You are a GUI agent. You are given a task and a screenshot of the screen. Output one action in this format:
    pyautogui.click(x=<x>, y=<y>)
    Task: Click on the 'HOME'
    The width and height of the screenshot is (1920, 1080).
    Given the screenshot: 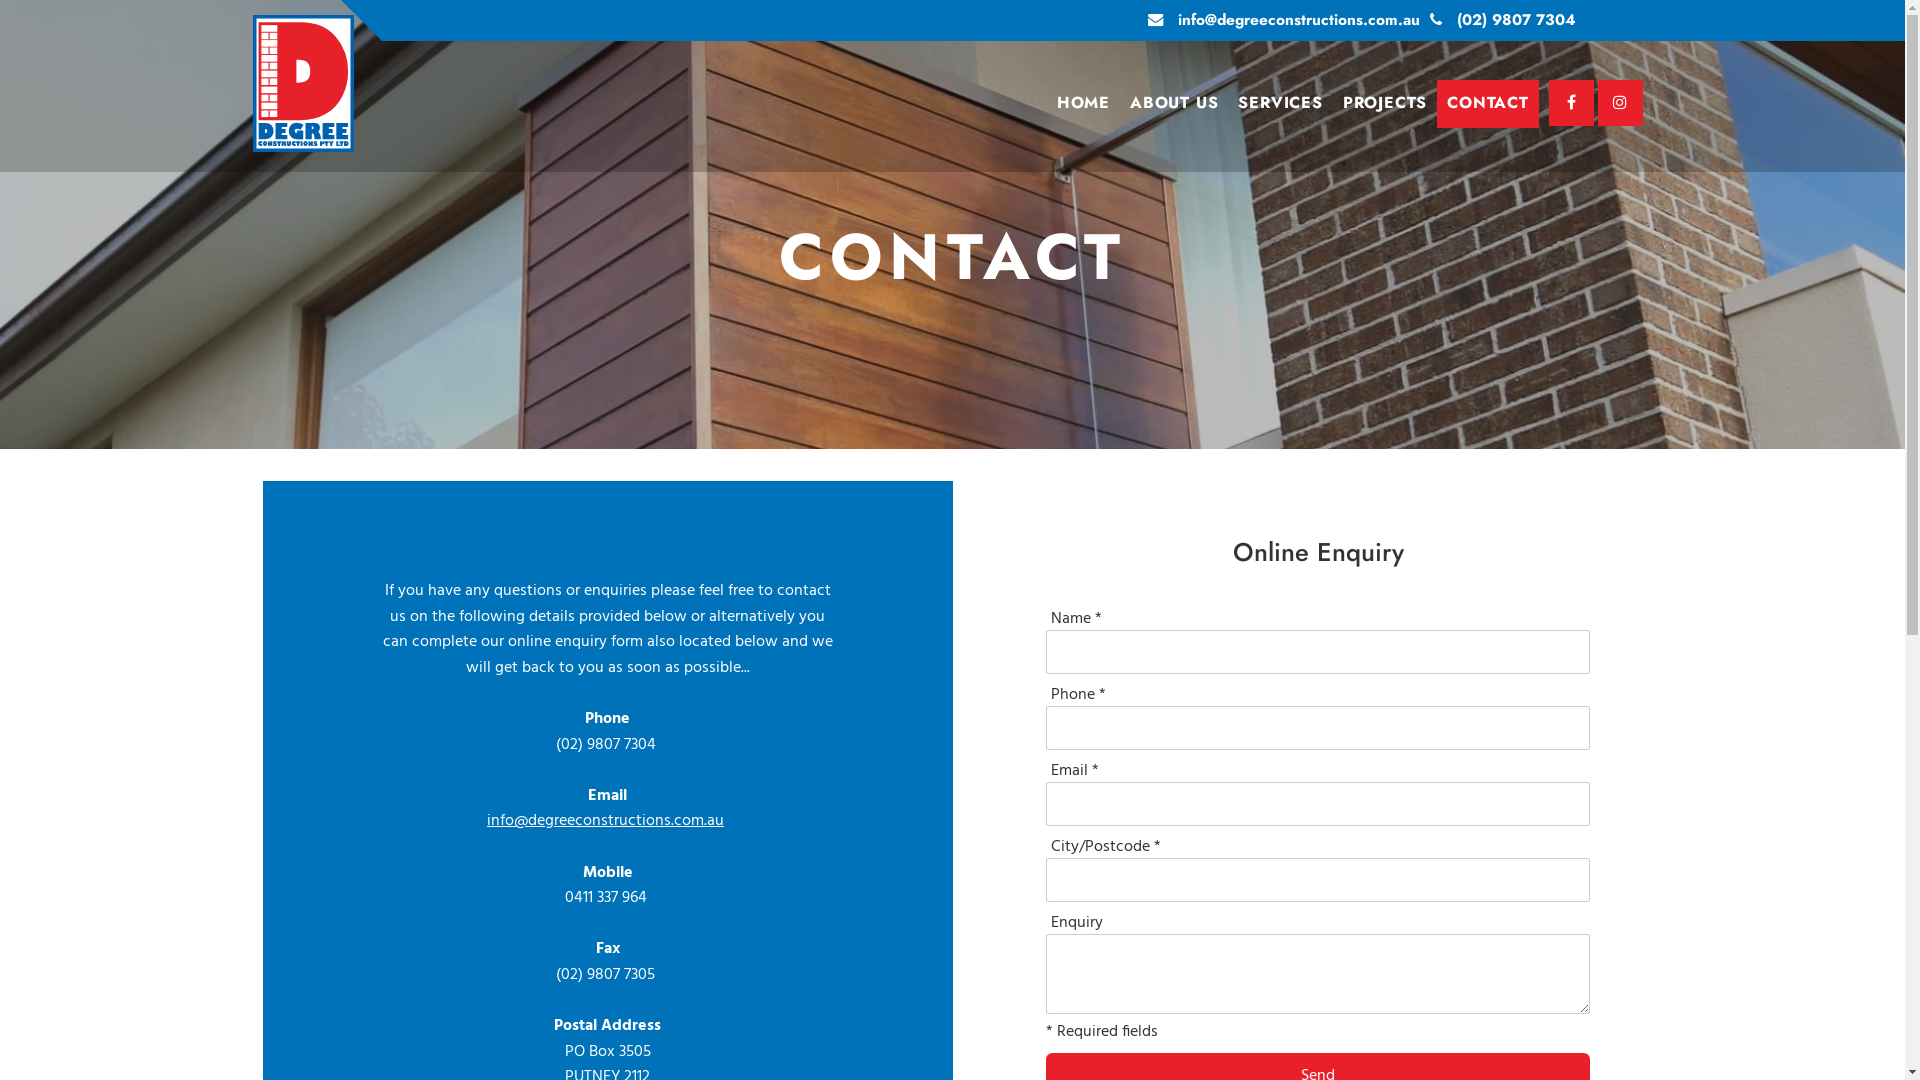 What is the action you would take?
    pyautogui.click(x=1082, y=104)
    